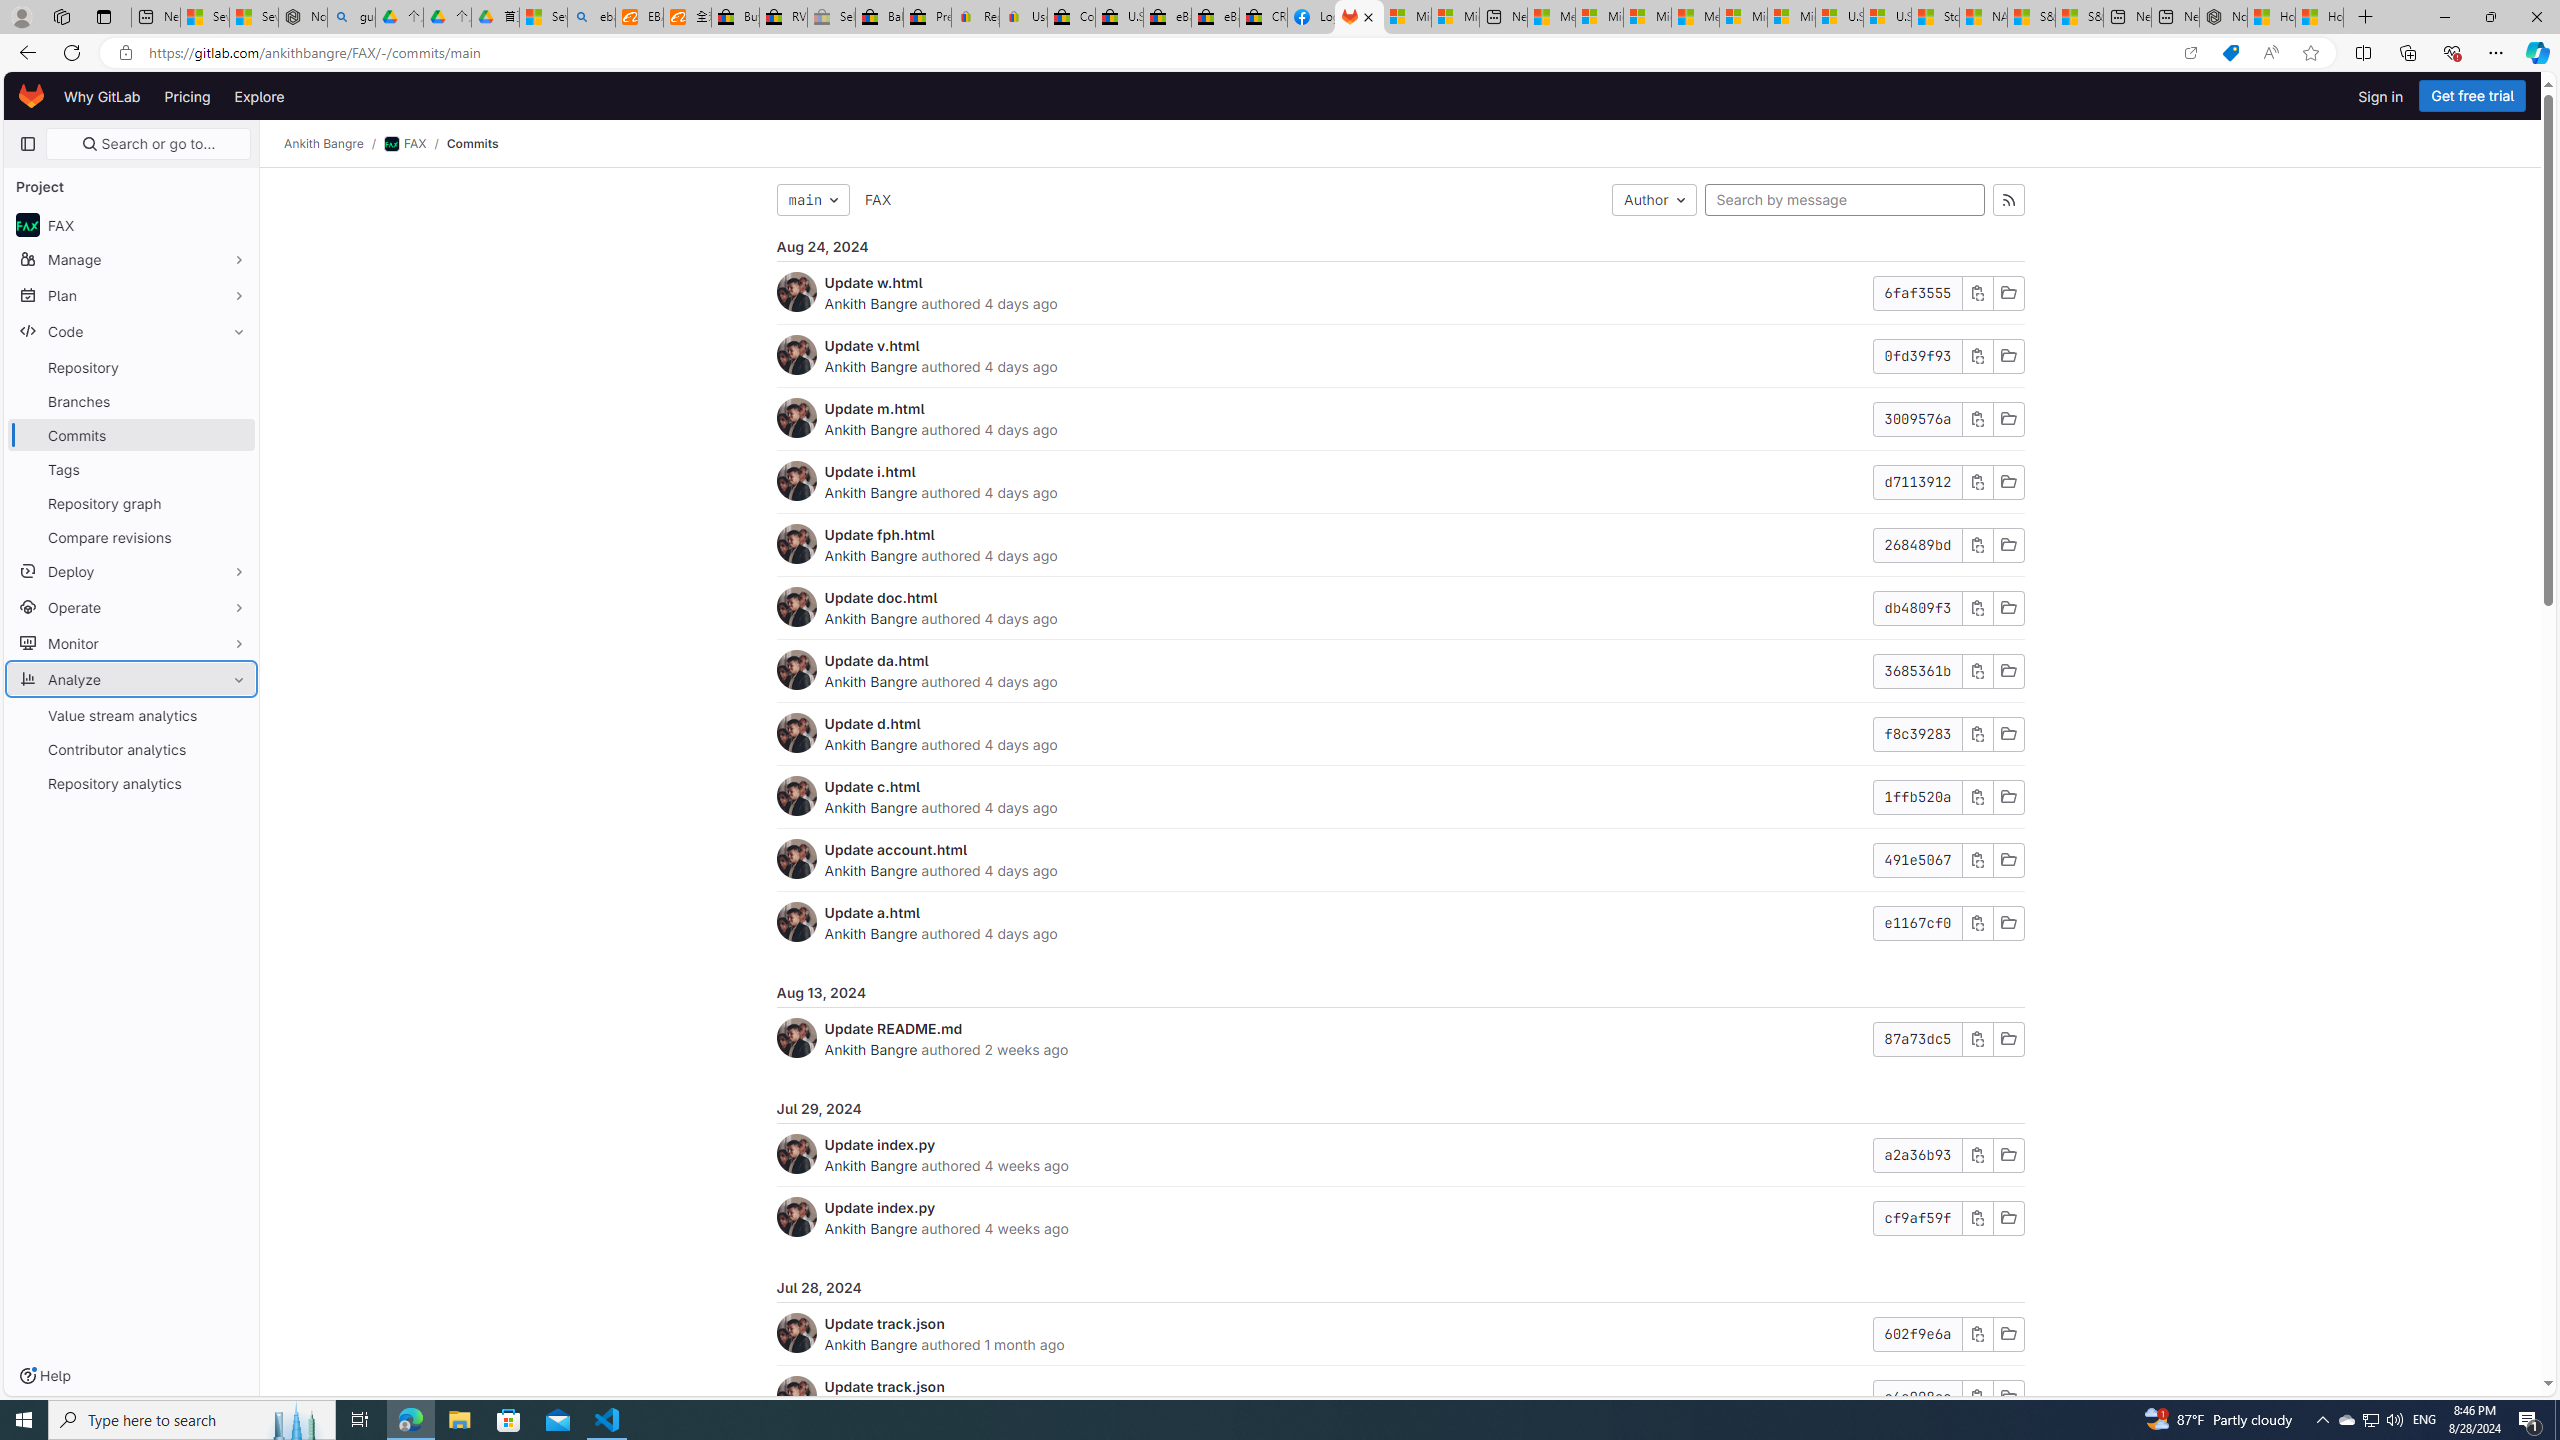  I want to click on 'main', so click(811, 199).